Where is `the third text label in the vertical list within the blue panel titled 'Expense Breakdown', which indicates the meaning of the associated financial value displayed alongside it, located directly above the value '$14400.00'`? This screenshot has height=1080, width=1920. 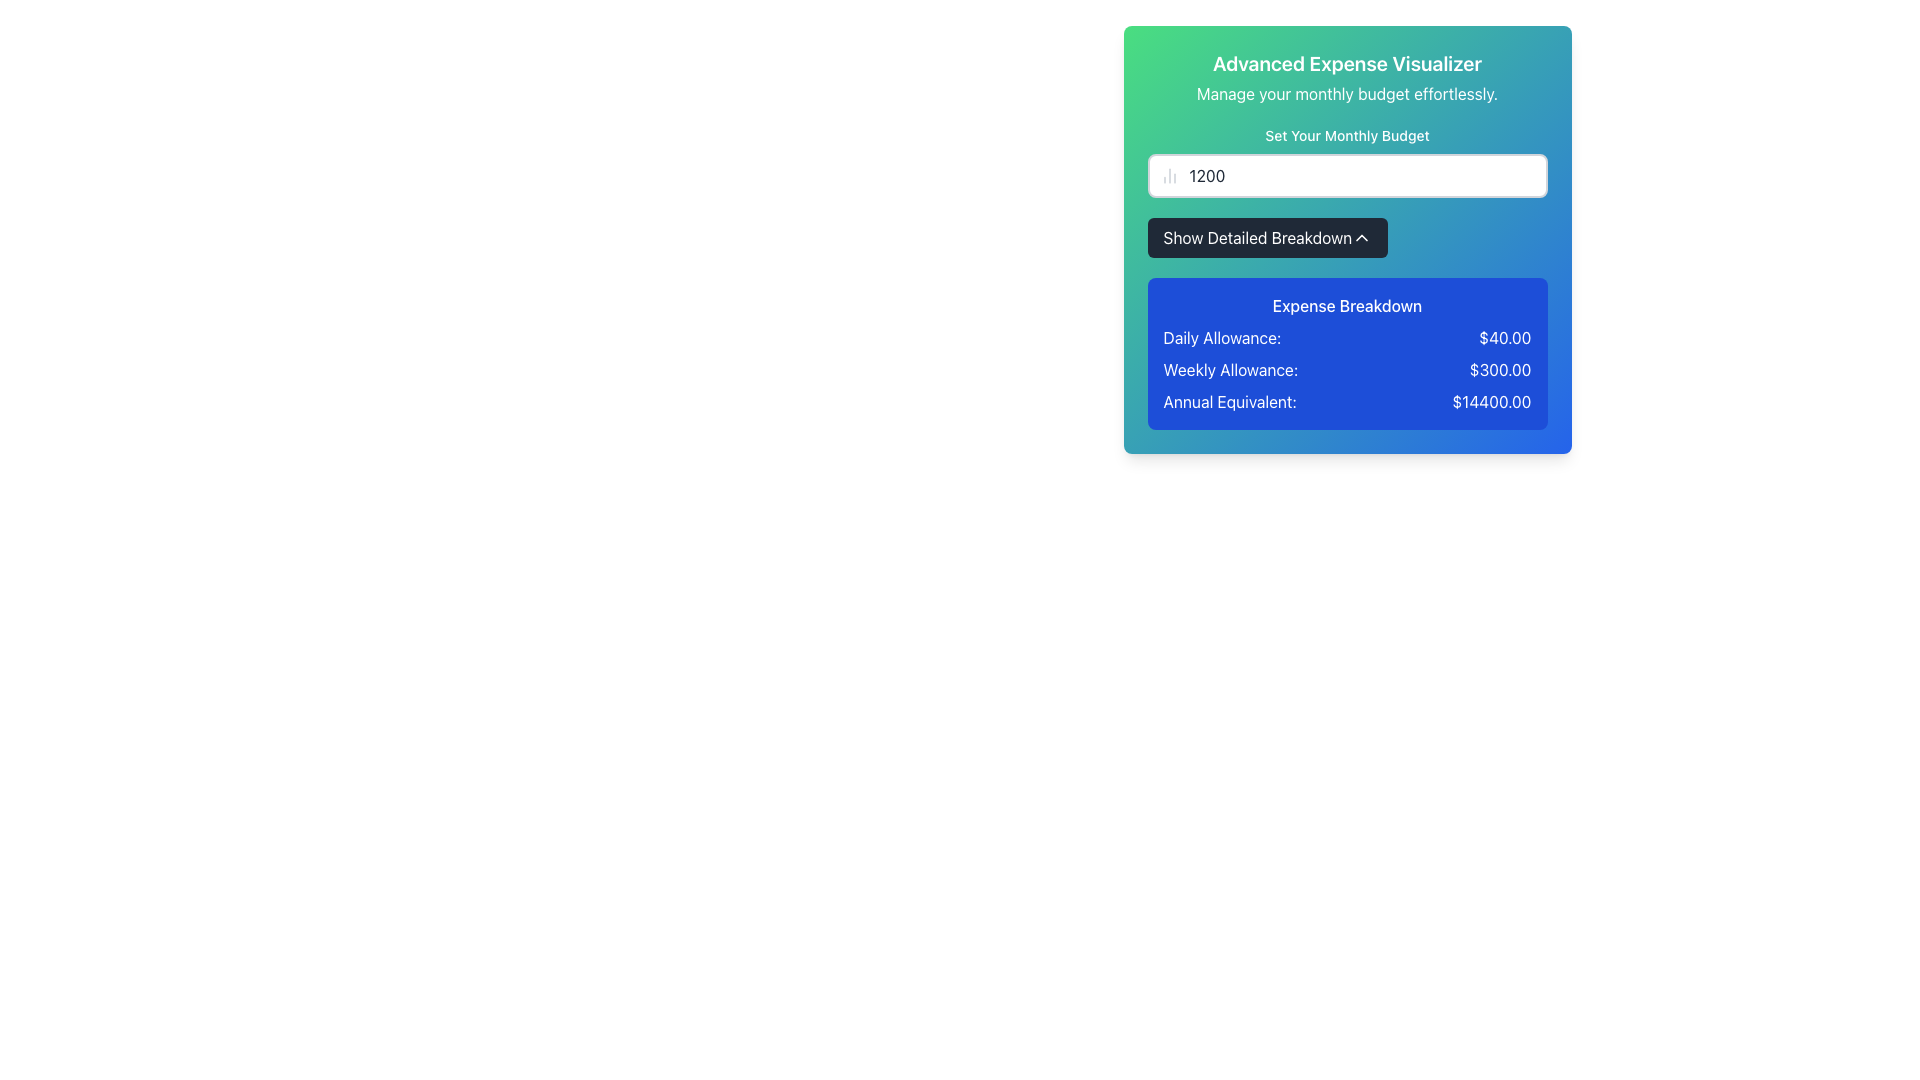 the third text label in the vertical list within the blue panel titled 'Expense Breakdown', which indicates the meaning of the associated financial value displayed alongside it, located directly above the value '$14400.00' is located at coordinates (1229, 401).